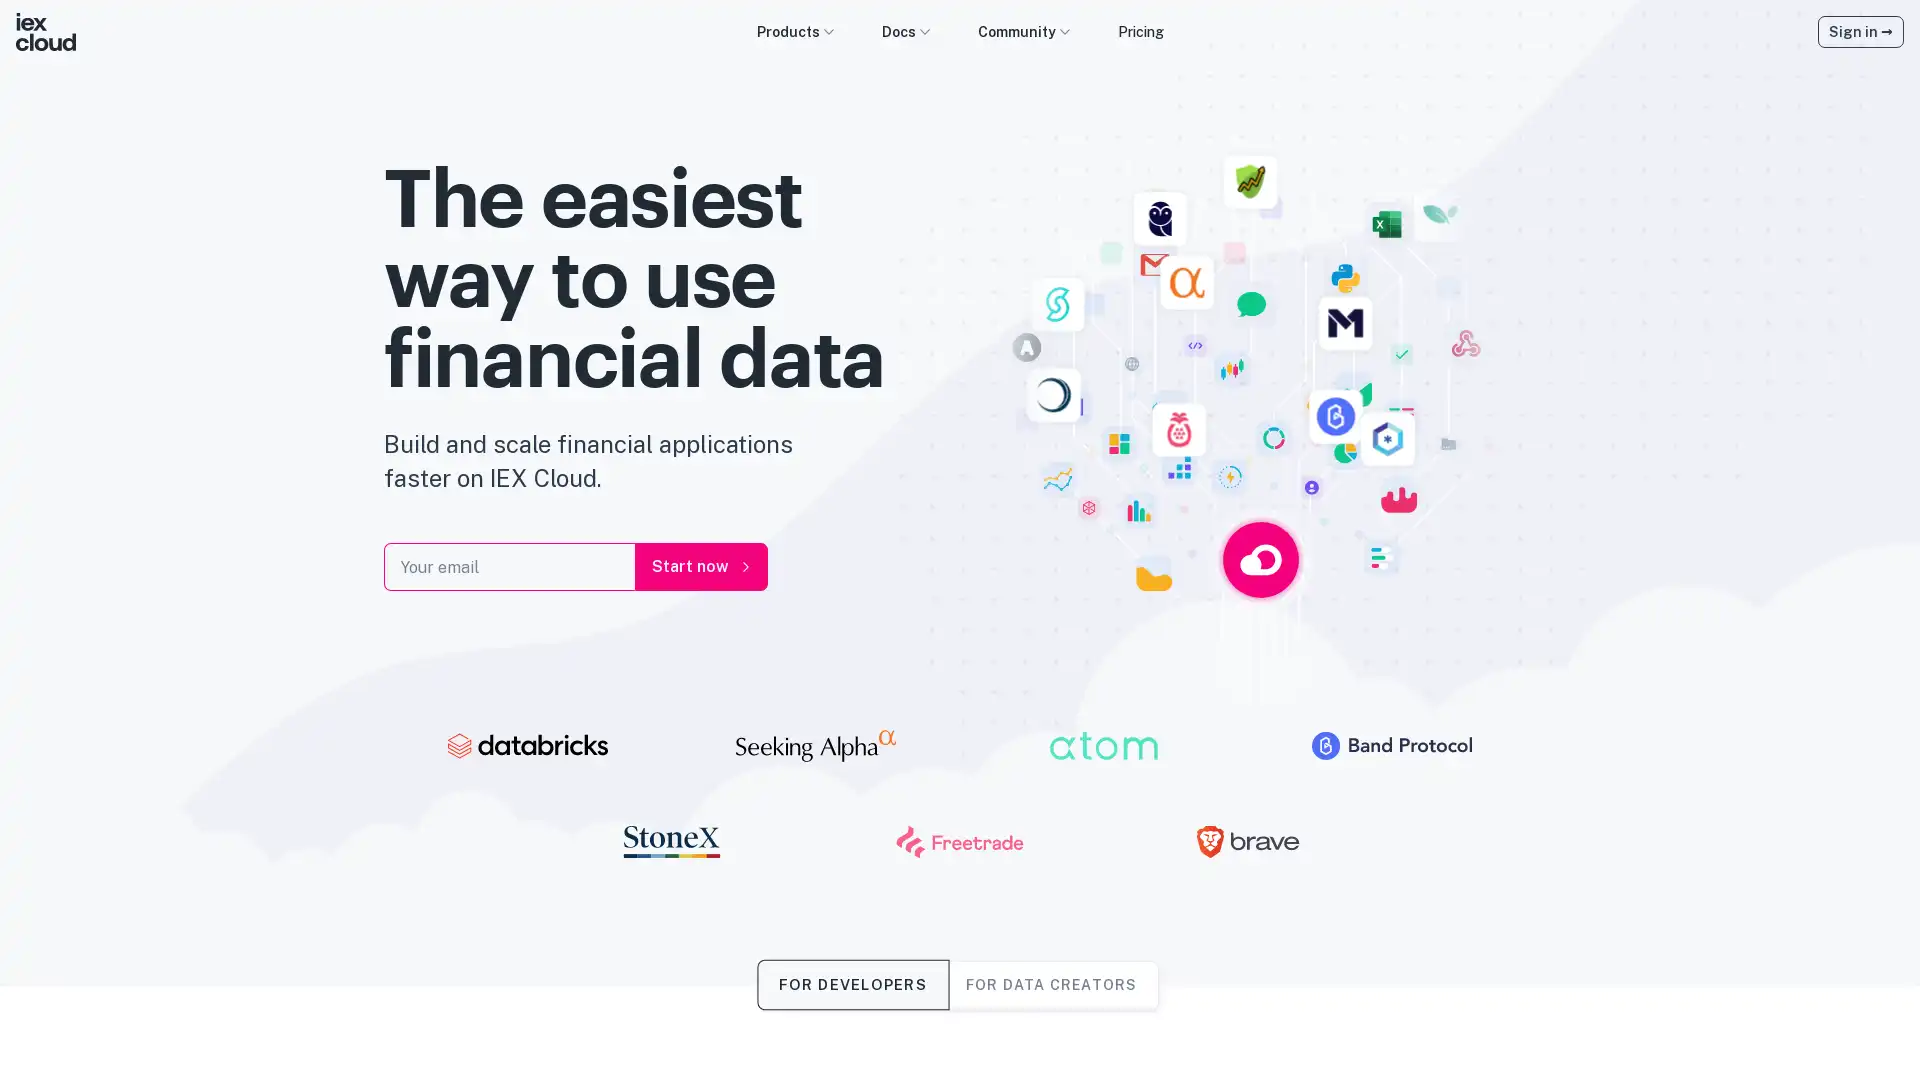 Image resolution: width=1920 pixels, height=1080 pixels. Describe the element at coordinates (852, 983) in the screenshot. I see `FOR DEVELOPERS` at that location.